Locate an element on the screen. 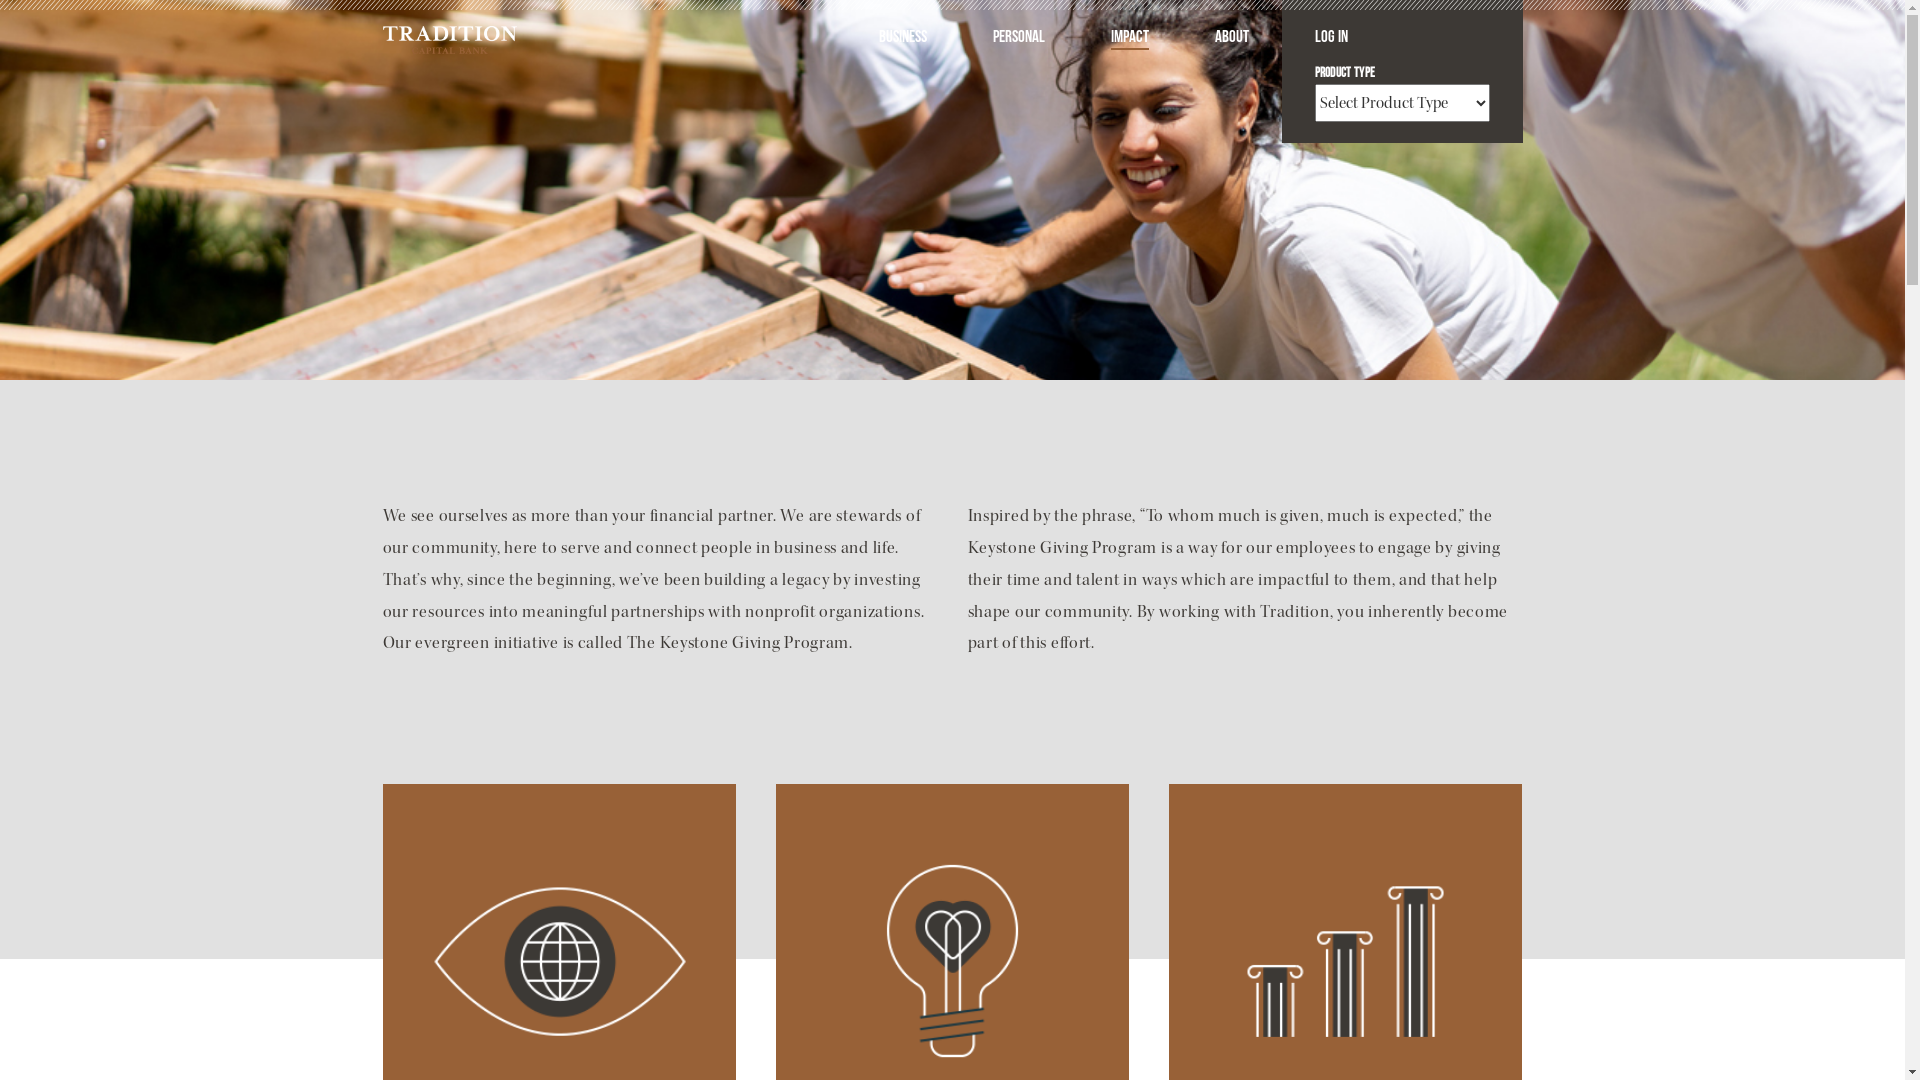 This screenshot has height=1080, width=1920. 'Personal' is located at coordinates (992, 38).